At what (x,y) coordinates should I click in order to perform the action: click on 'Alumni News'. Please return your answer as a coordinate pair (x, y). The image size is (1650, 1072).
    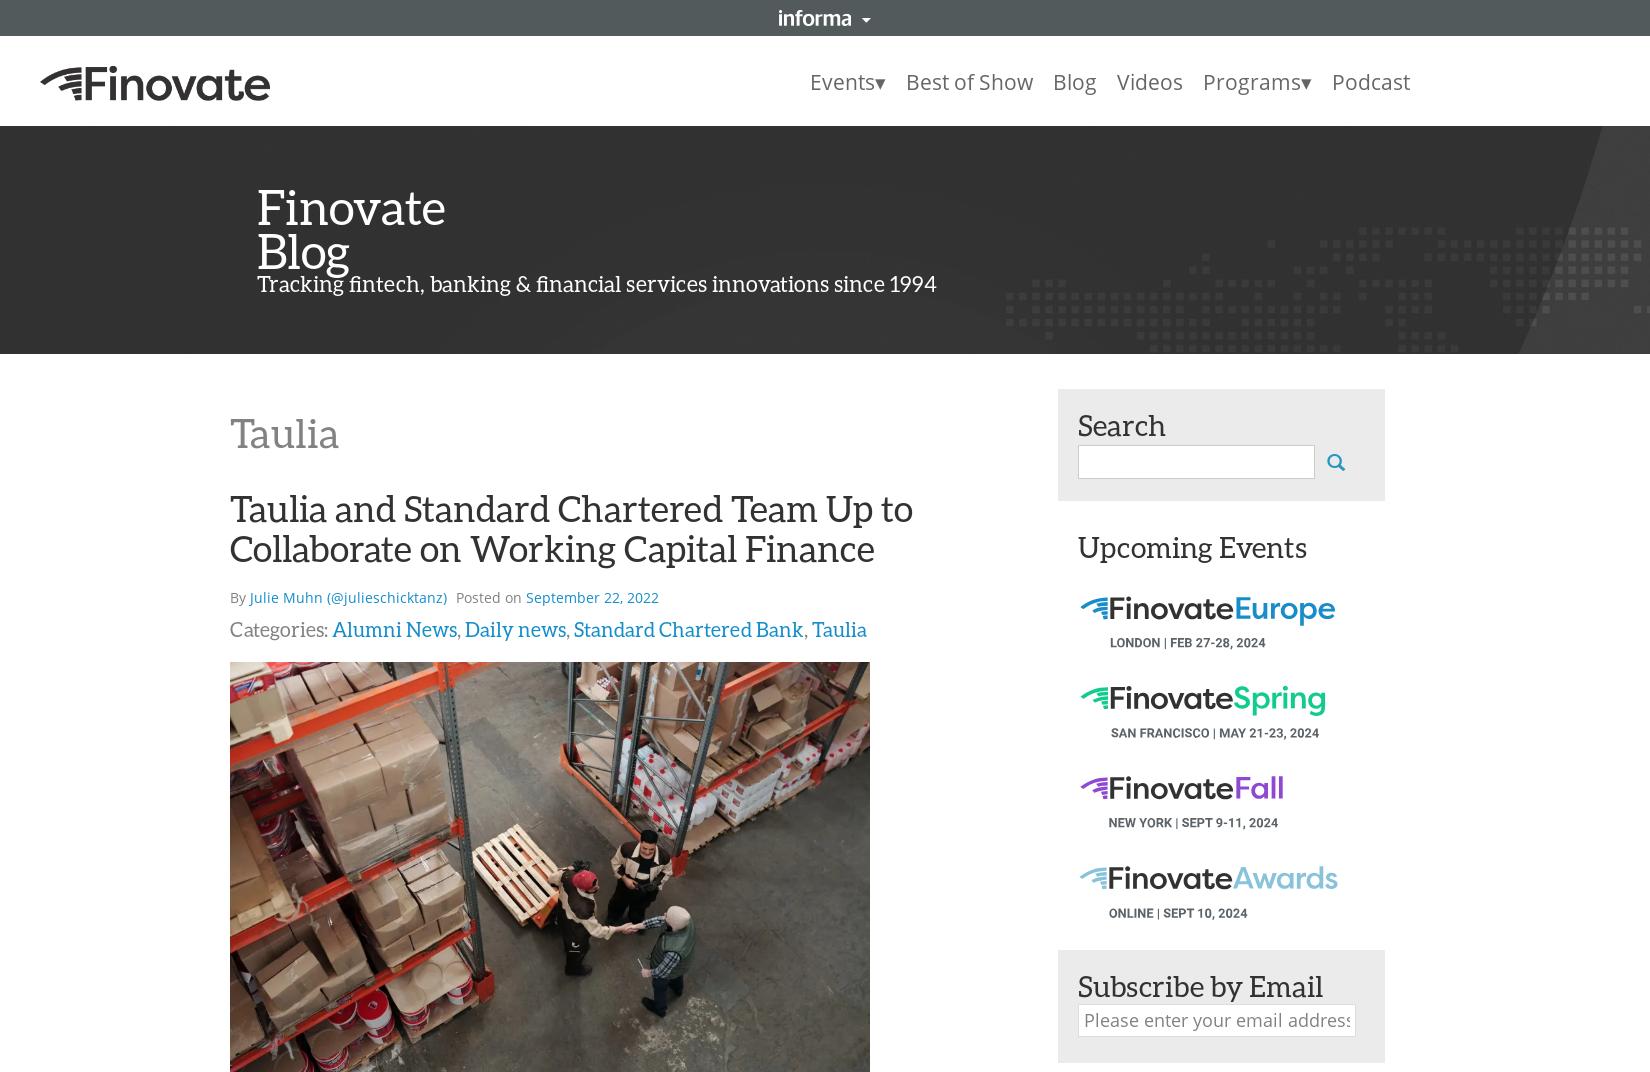
    Looking at the image, I should click on (394, 629).